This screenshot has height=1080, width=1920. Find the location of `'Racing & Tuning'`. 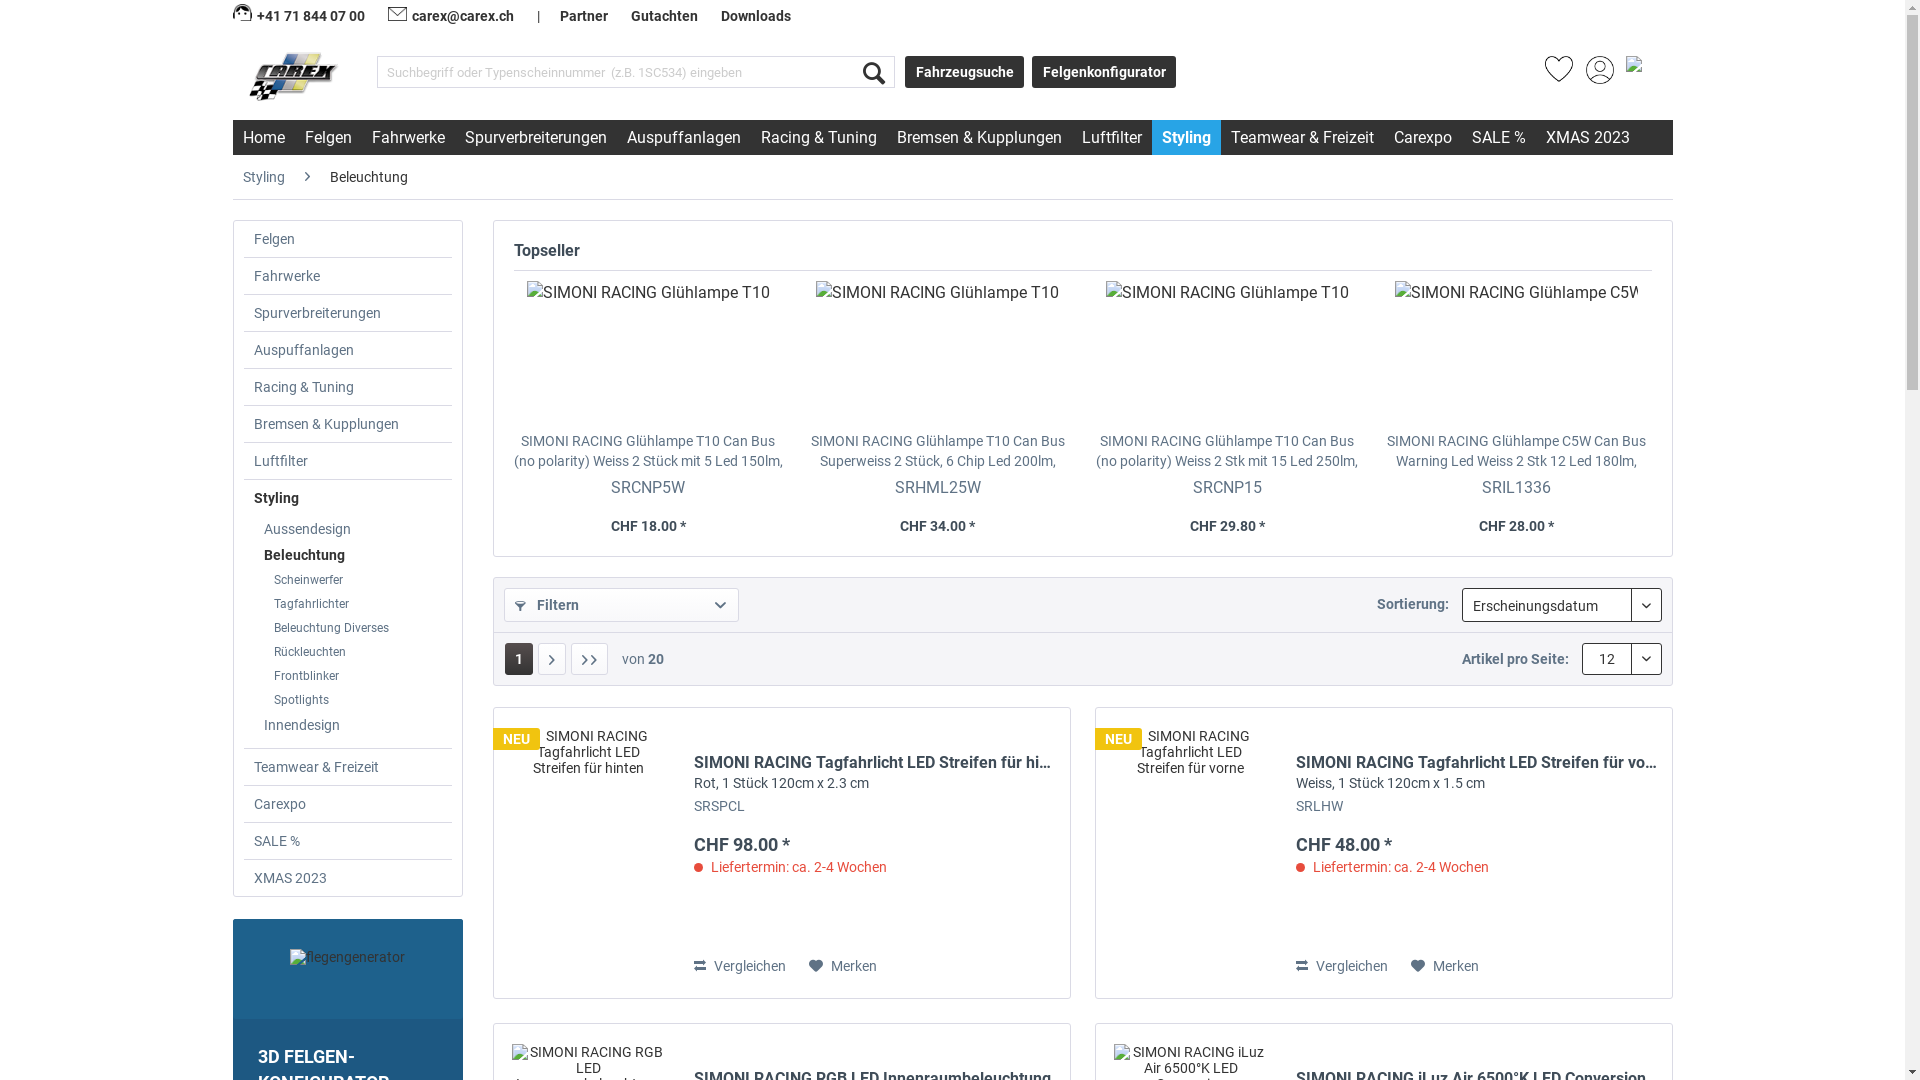

'Racing & Tuning' is located at coordinates (347, 386).